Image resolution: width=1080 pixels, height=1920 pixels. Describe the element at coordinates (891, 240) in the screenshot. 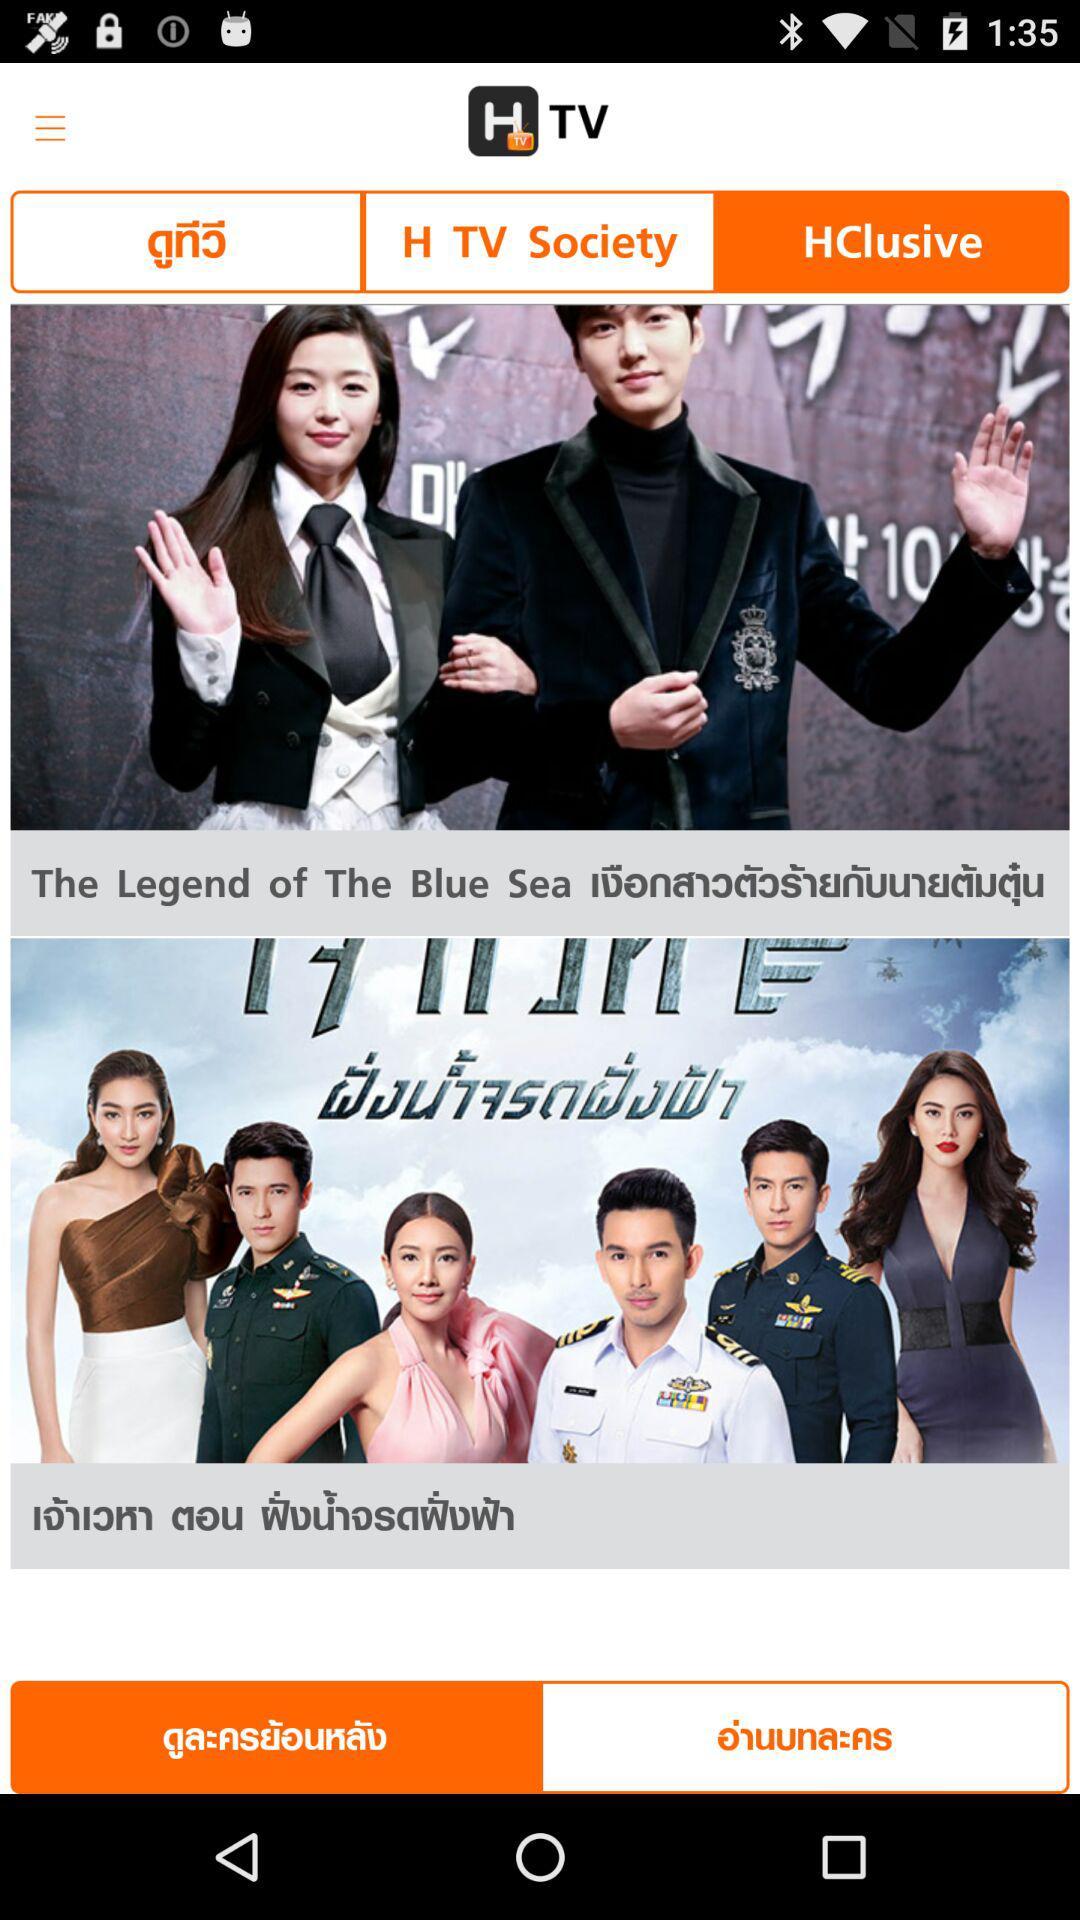

I see `button next to h tv society button` at that location.